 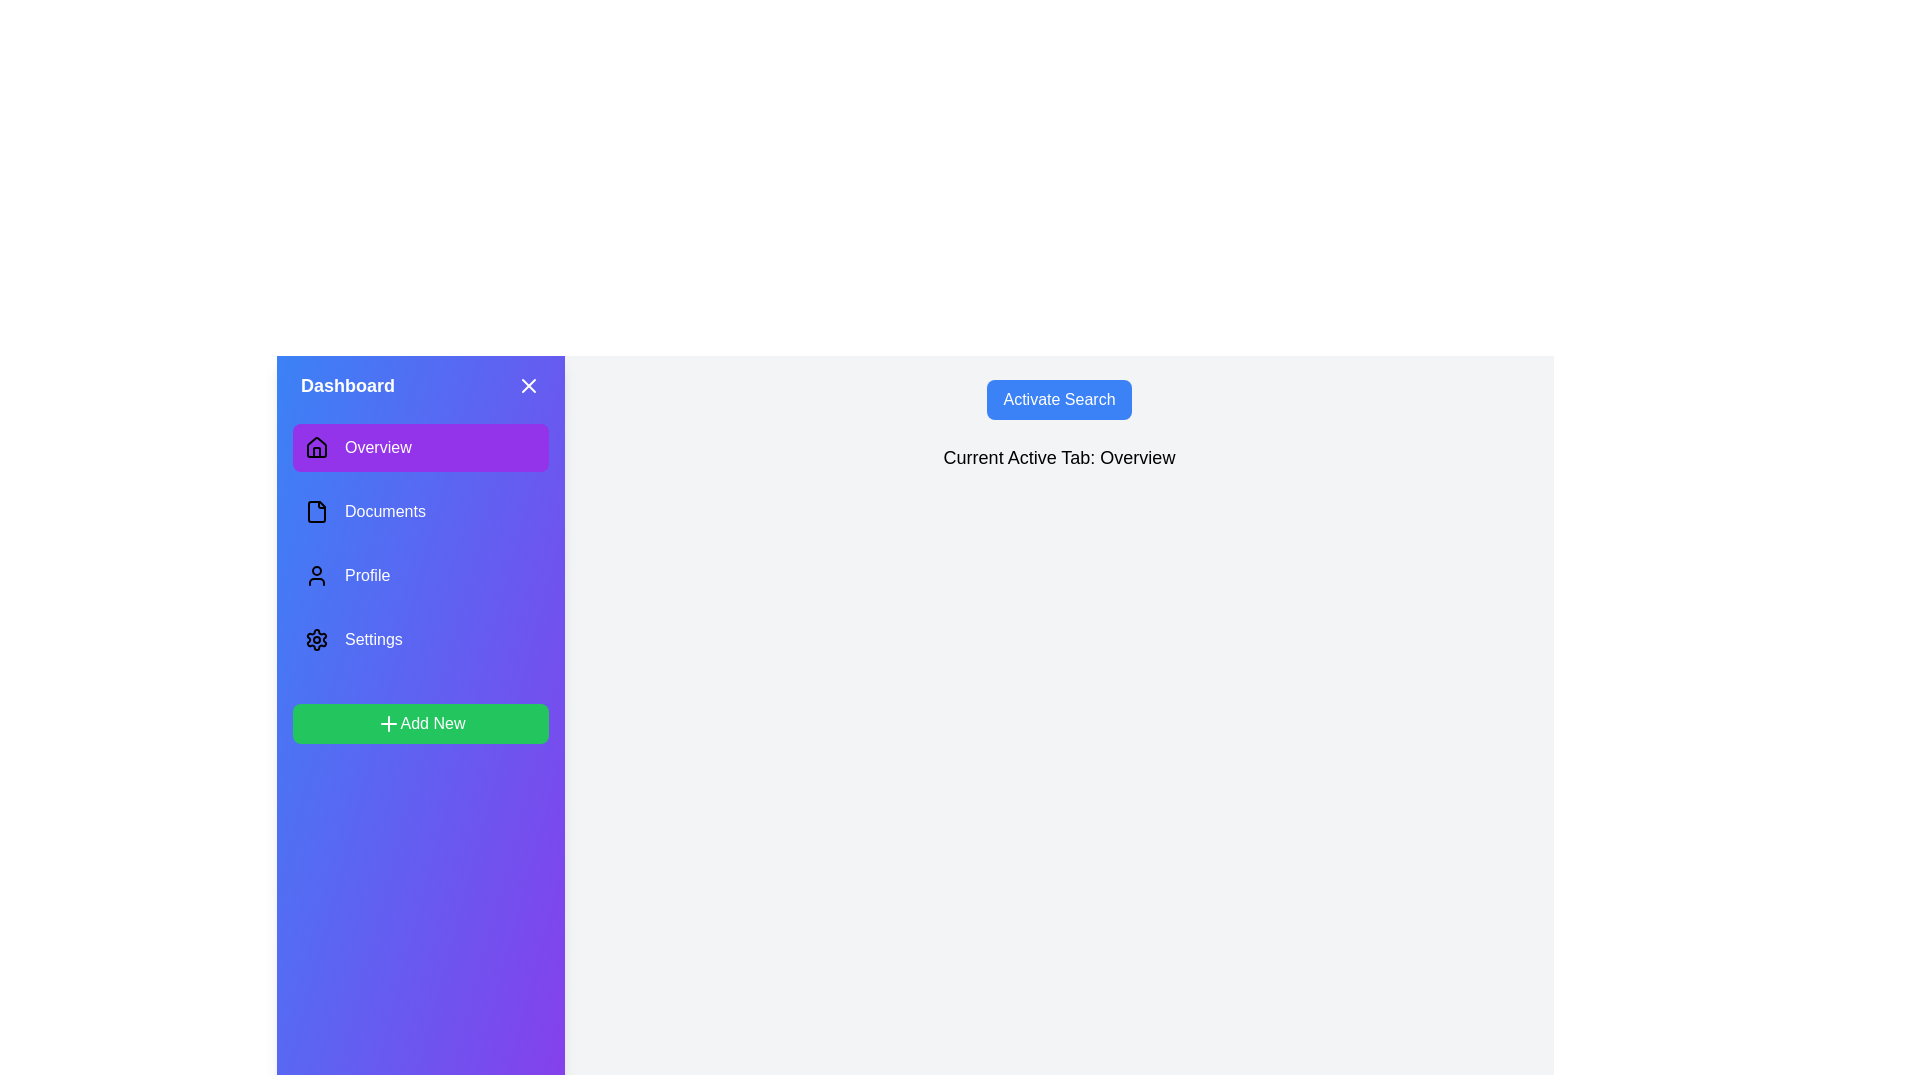 What do you see at coordinates (1058, 458) in the screenshot?
I see `the static text label displaying 'Current Active Tab: Overview', which is positioned below the 'Activate Search' button and centrally aligned in the interface` at bounding box center [1058, 458].